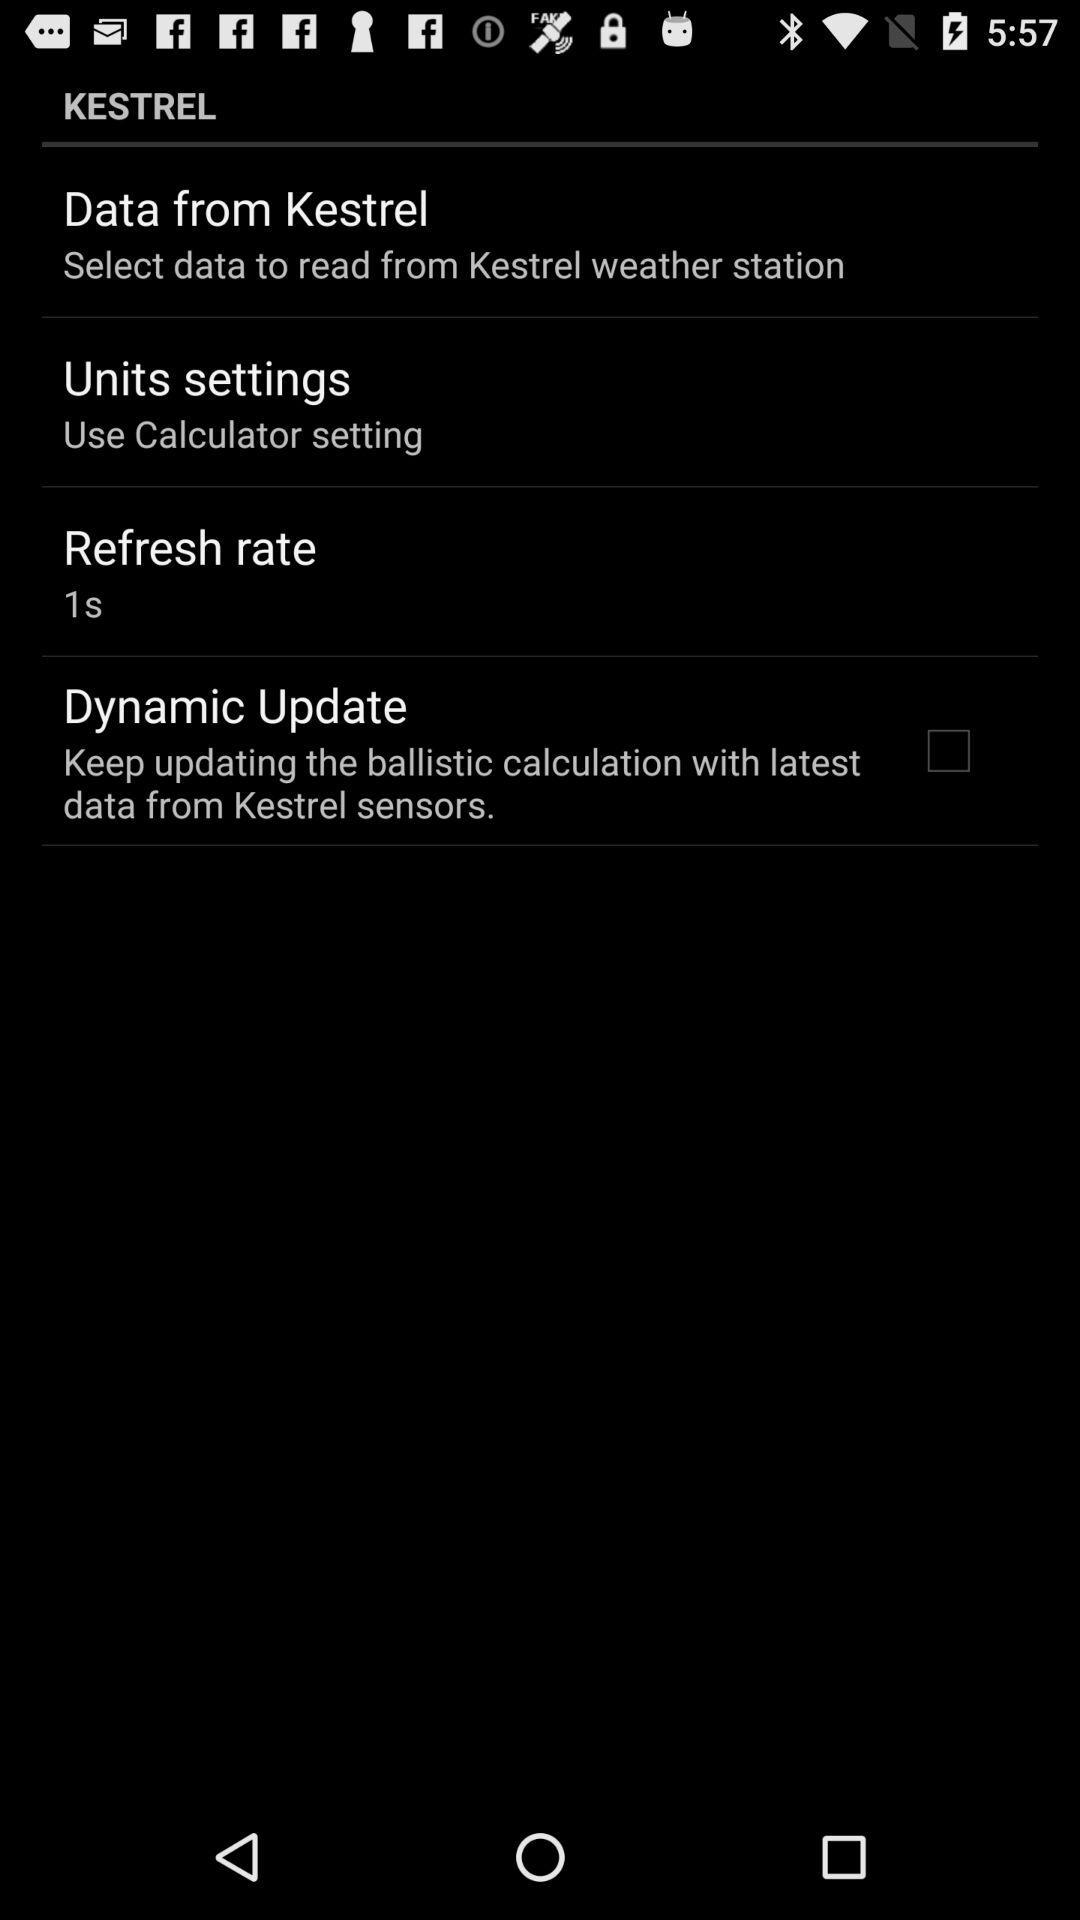  Describe the element at coordinates (947, 749) in the screenshot. I see `app next to the keep updating the app` at that location.